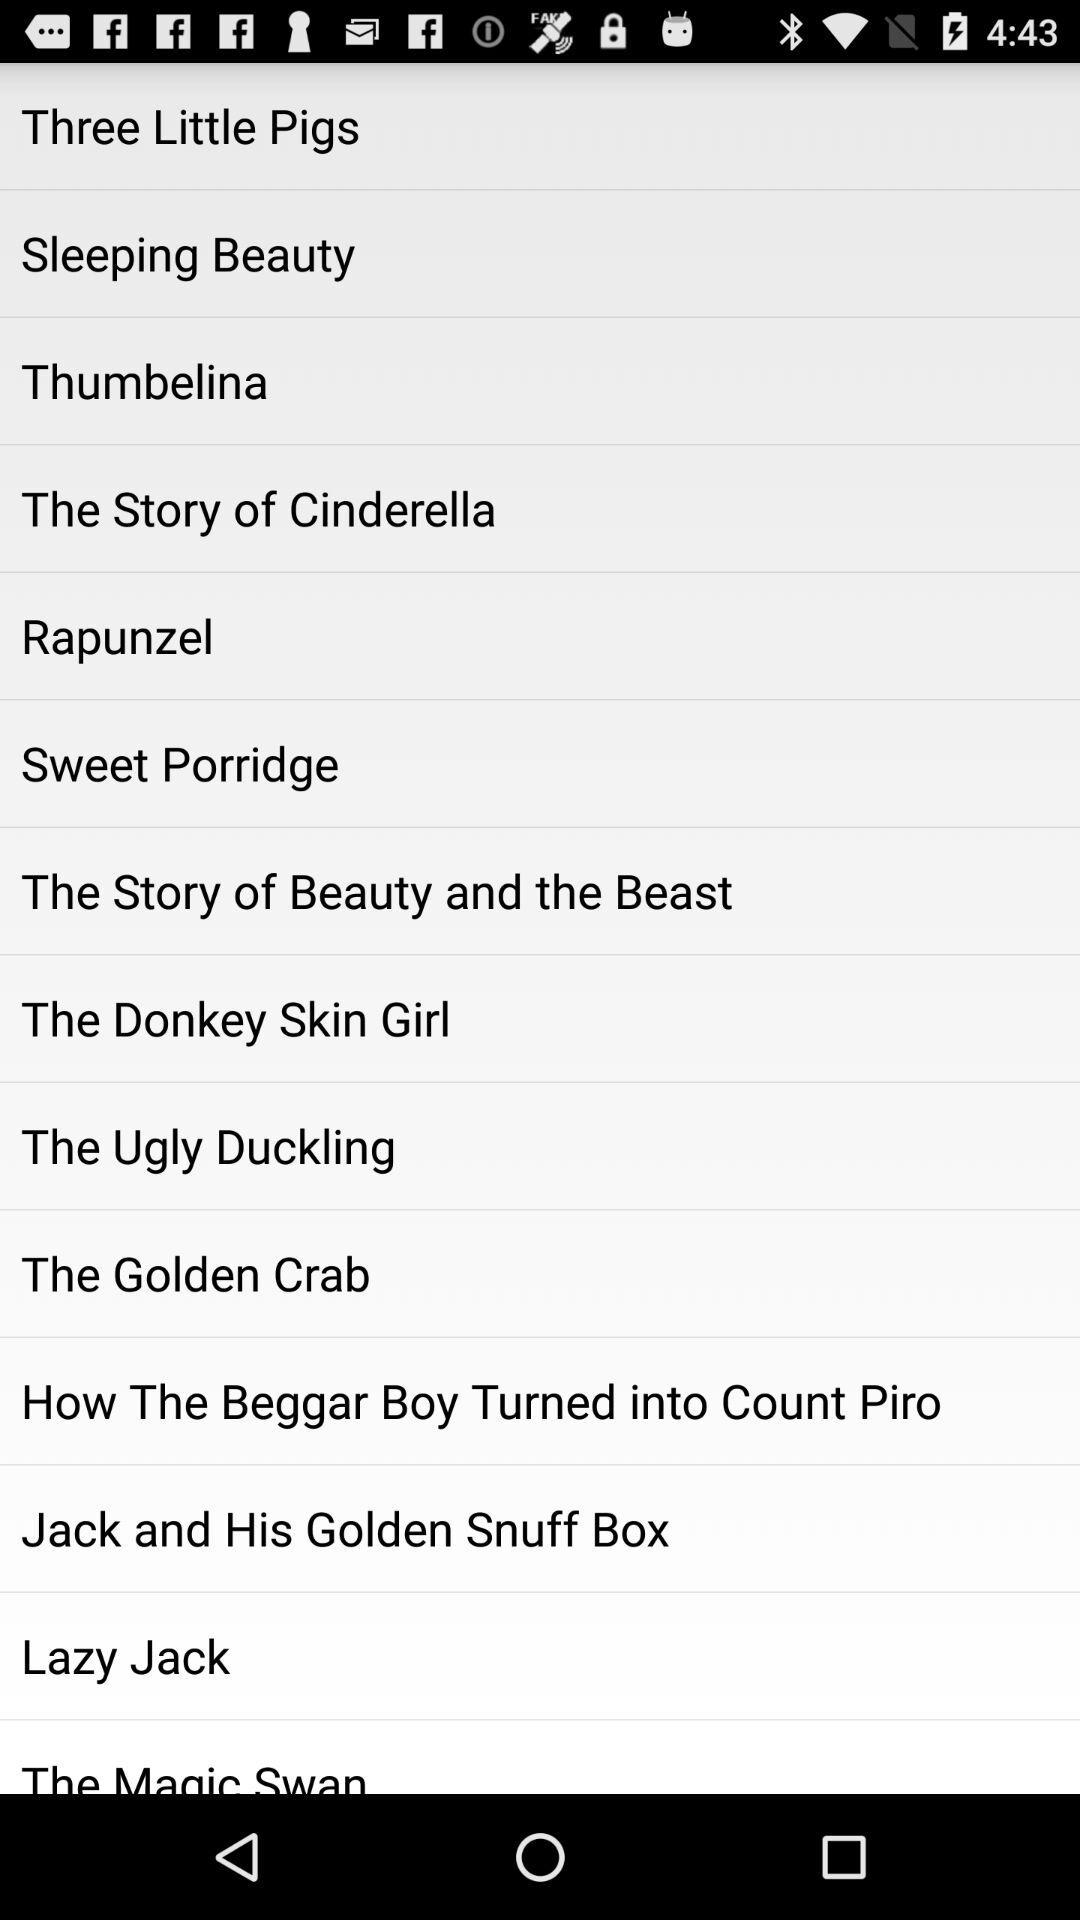  What do you see at coordinates (540, 1756) in the screenshot?
I see `the item below the lazy jack app` at bounding box center [540, 1756].